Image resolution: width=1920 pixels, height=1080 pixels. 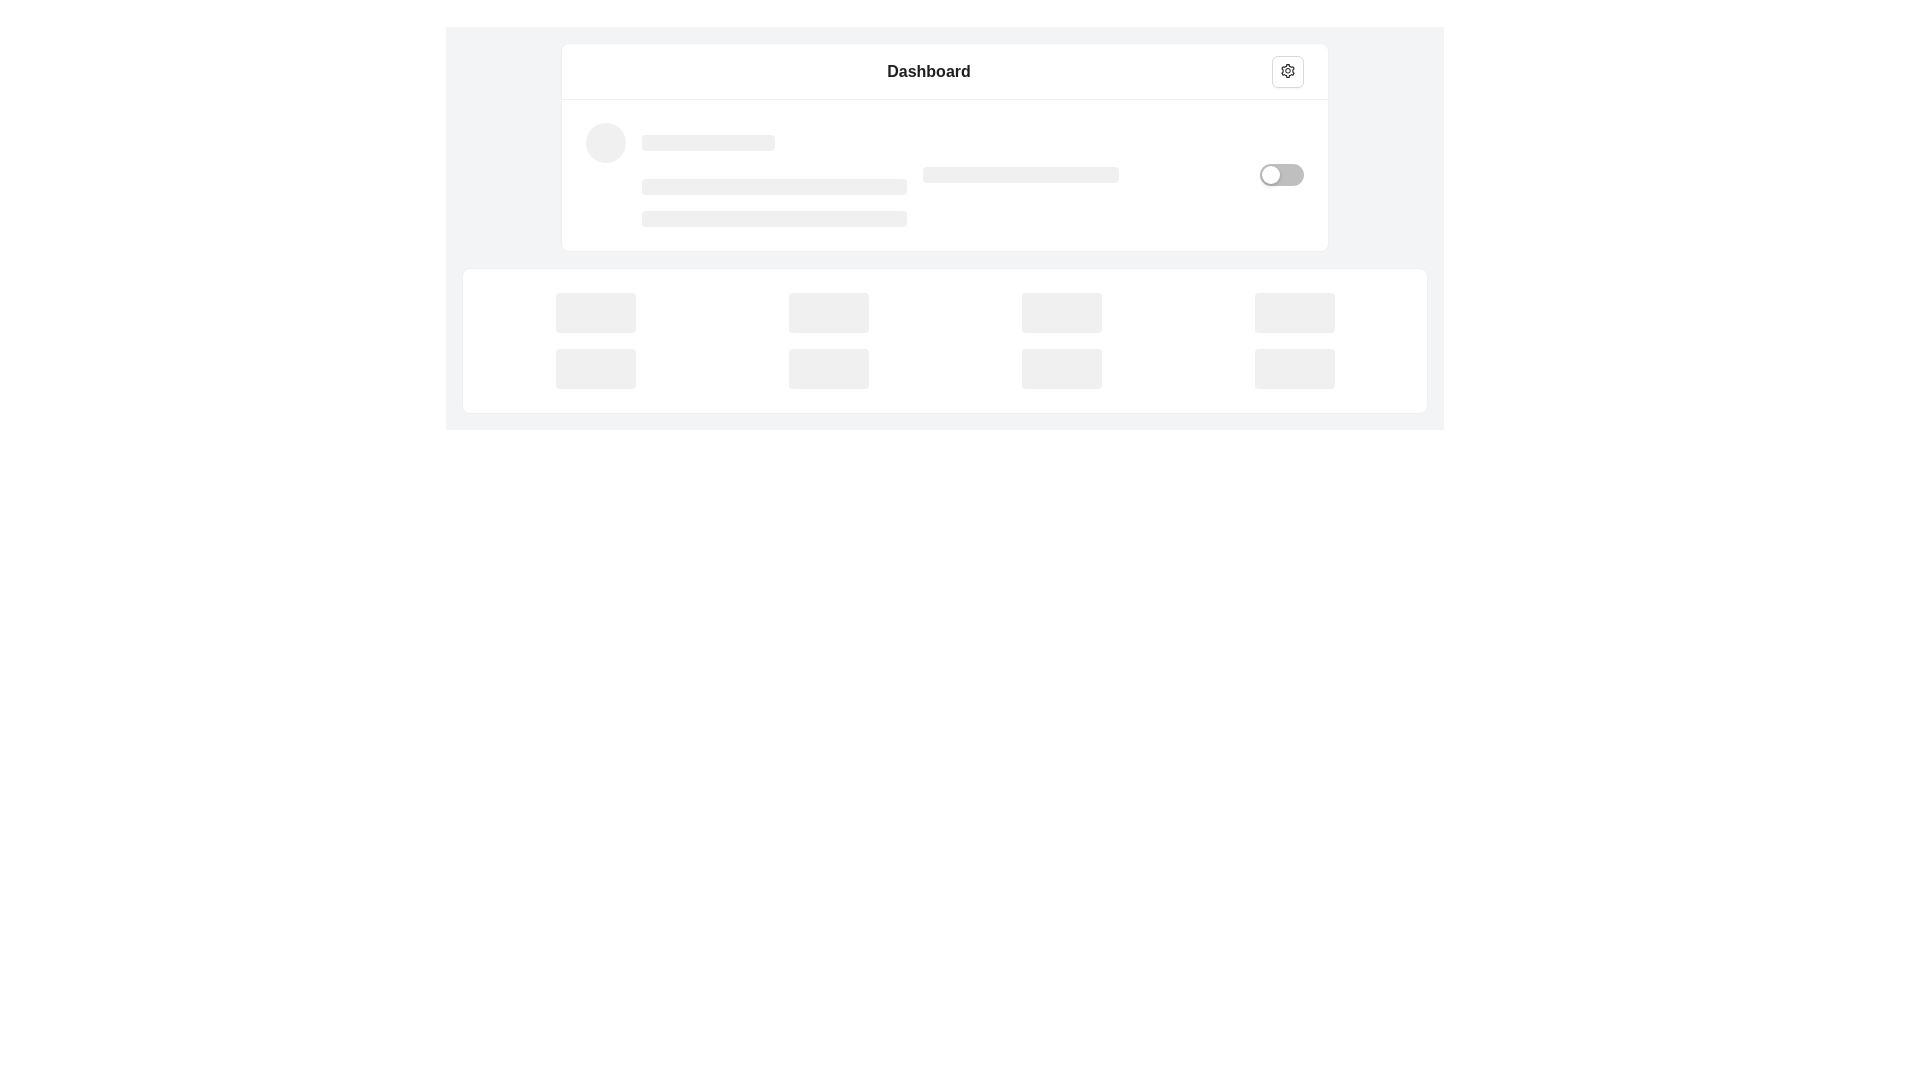 What do you see at coordinates (1287, 70) in the screenshot?
I see `the gear-shaped icon button in the top-right corner of the 'Dashboard' header` at bounding box center [1287, 70].